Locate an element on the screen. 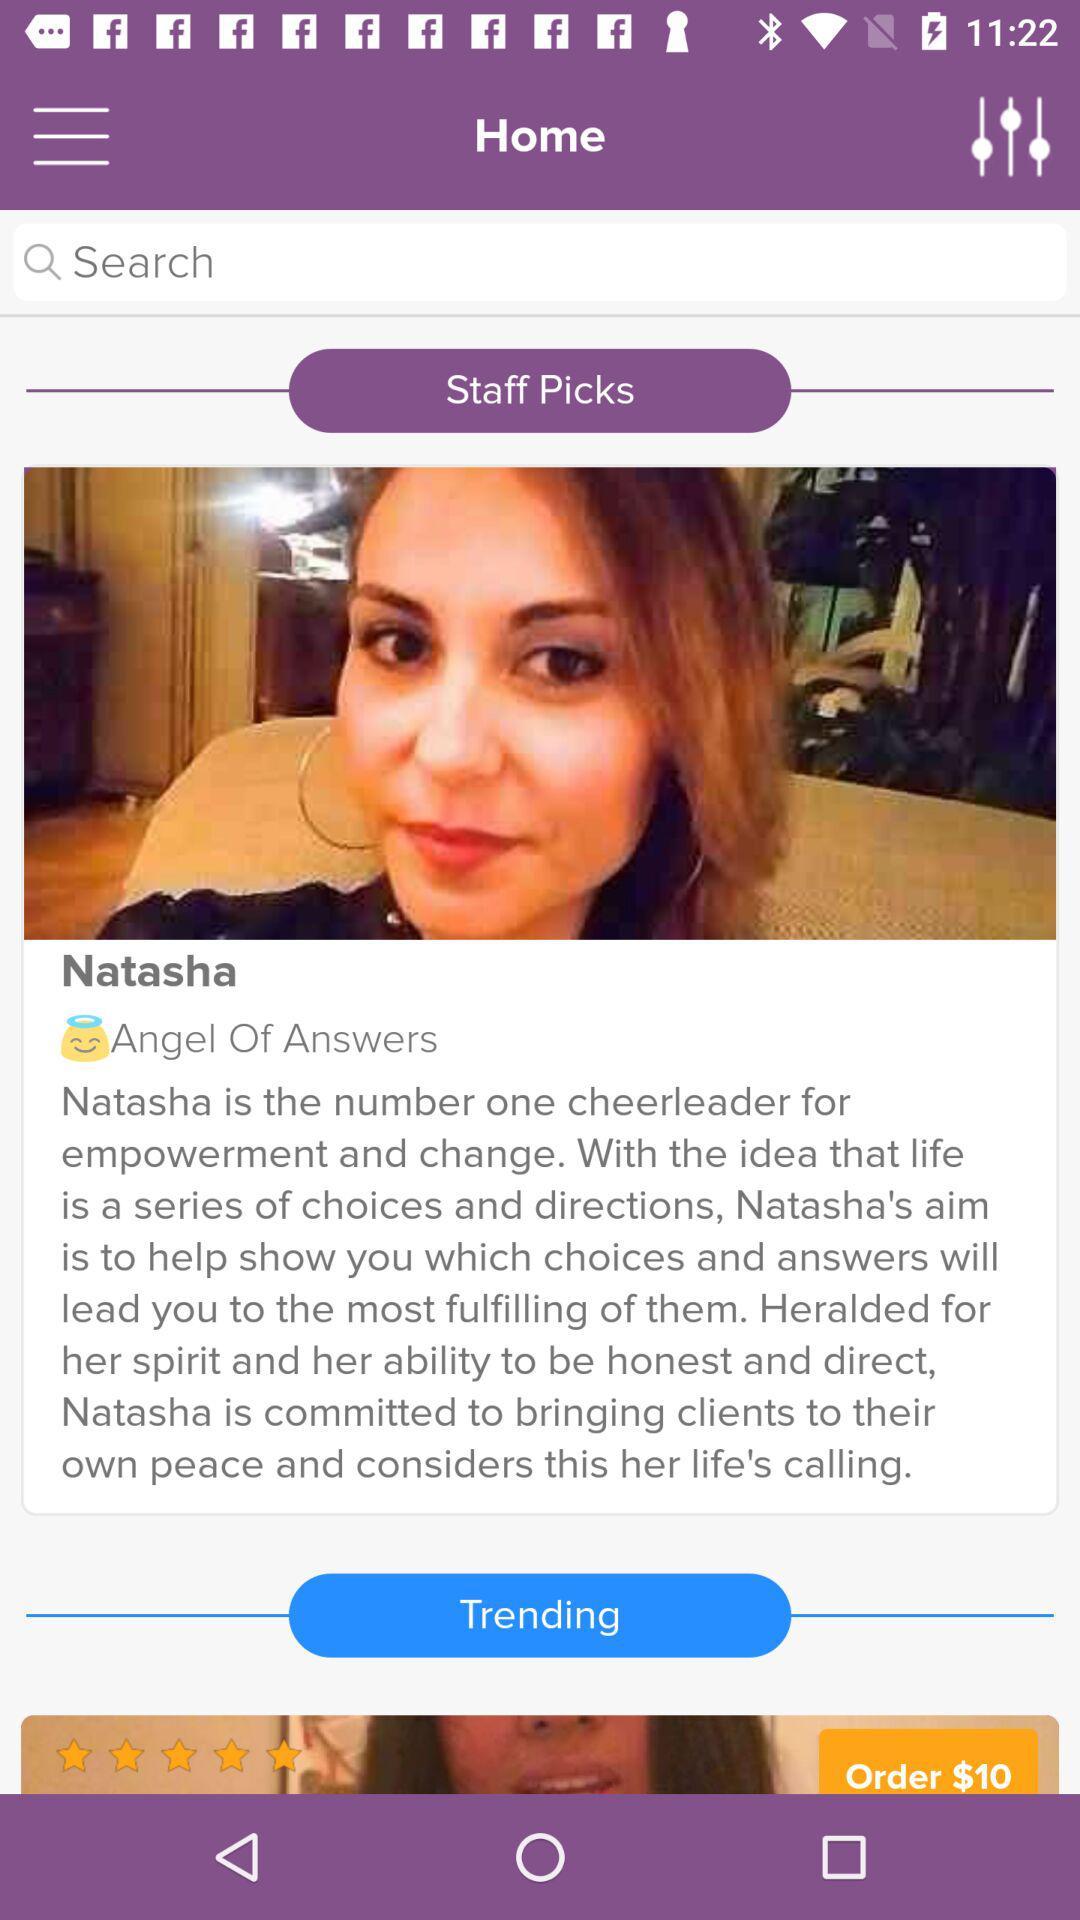 The image size is (1080, 1920). image link is located at coordinates (540, 703).